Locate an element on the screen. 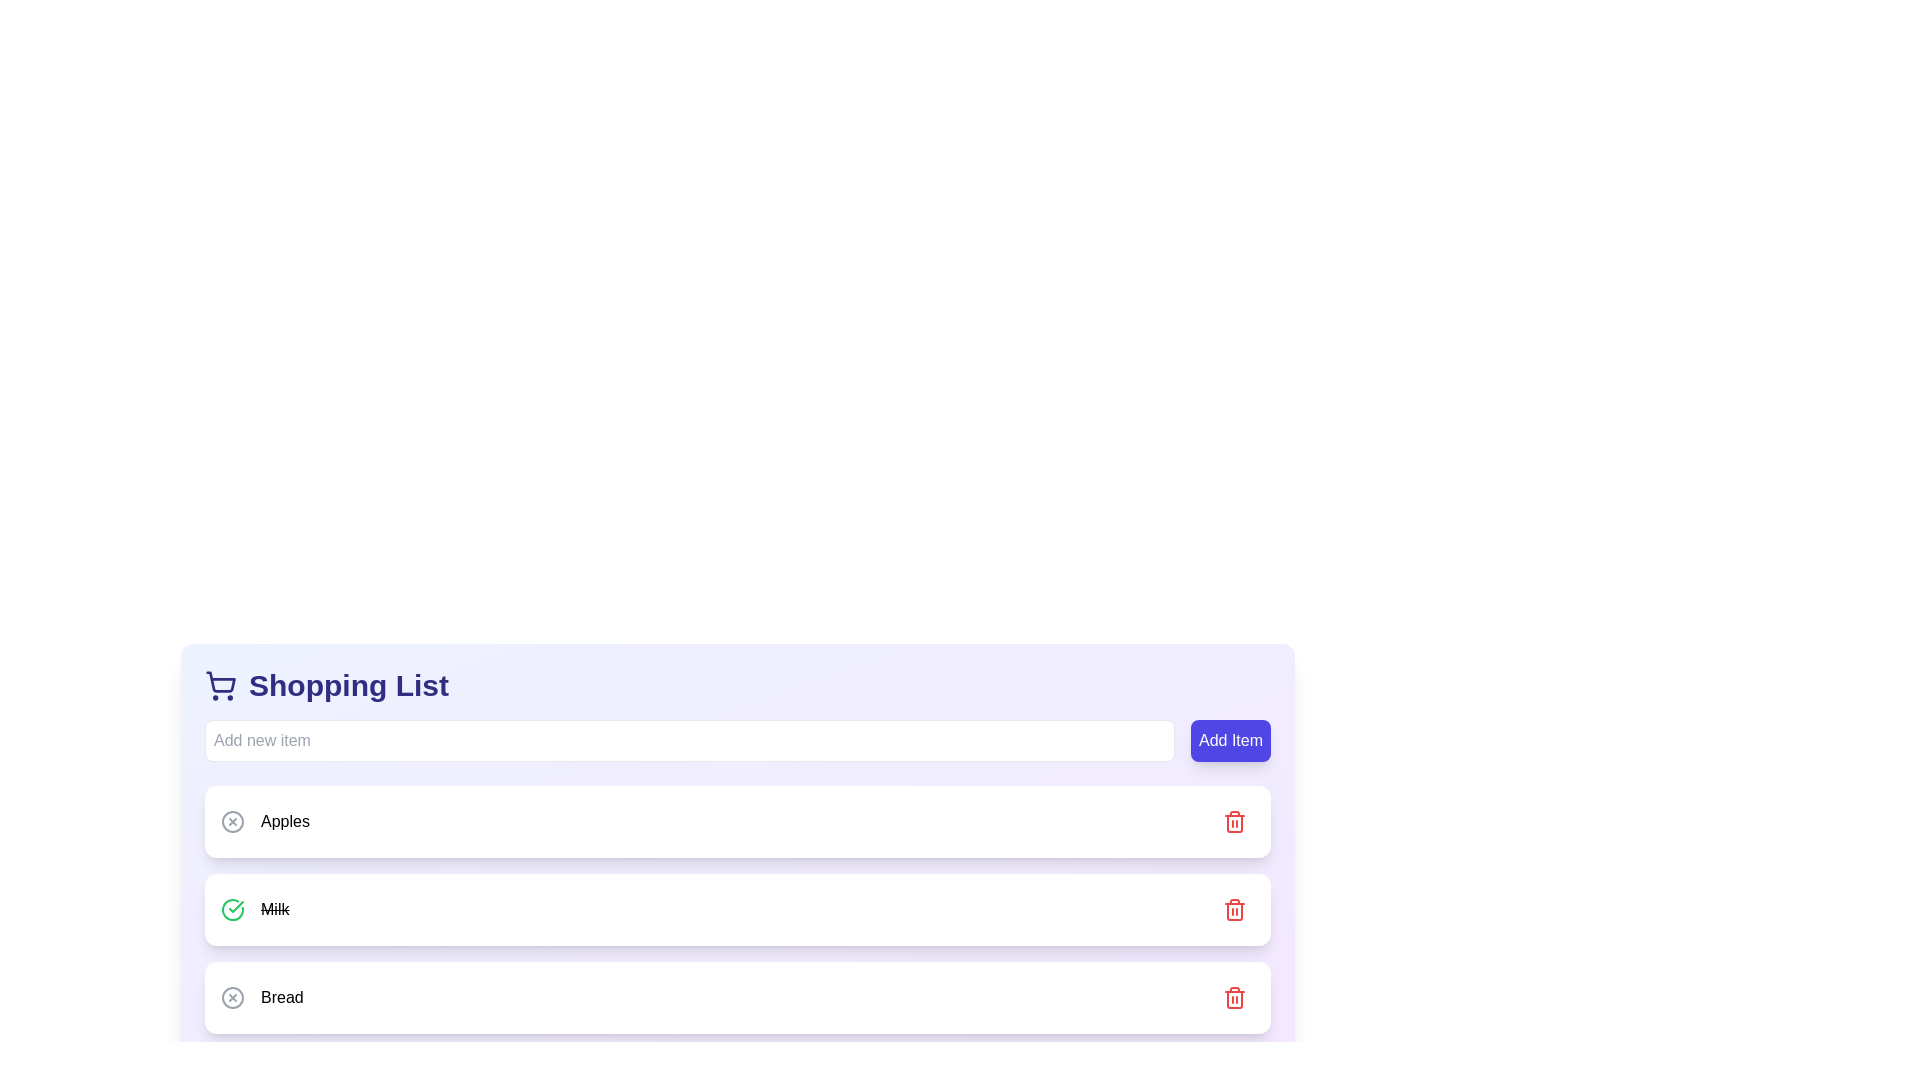 The height and width of the screenshot is (1080, 1920). the delete icon adjacent to the text label 'Apples' in the first list item of the shopping list is located at coordinates (233, 821).